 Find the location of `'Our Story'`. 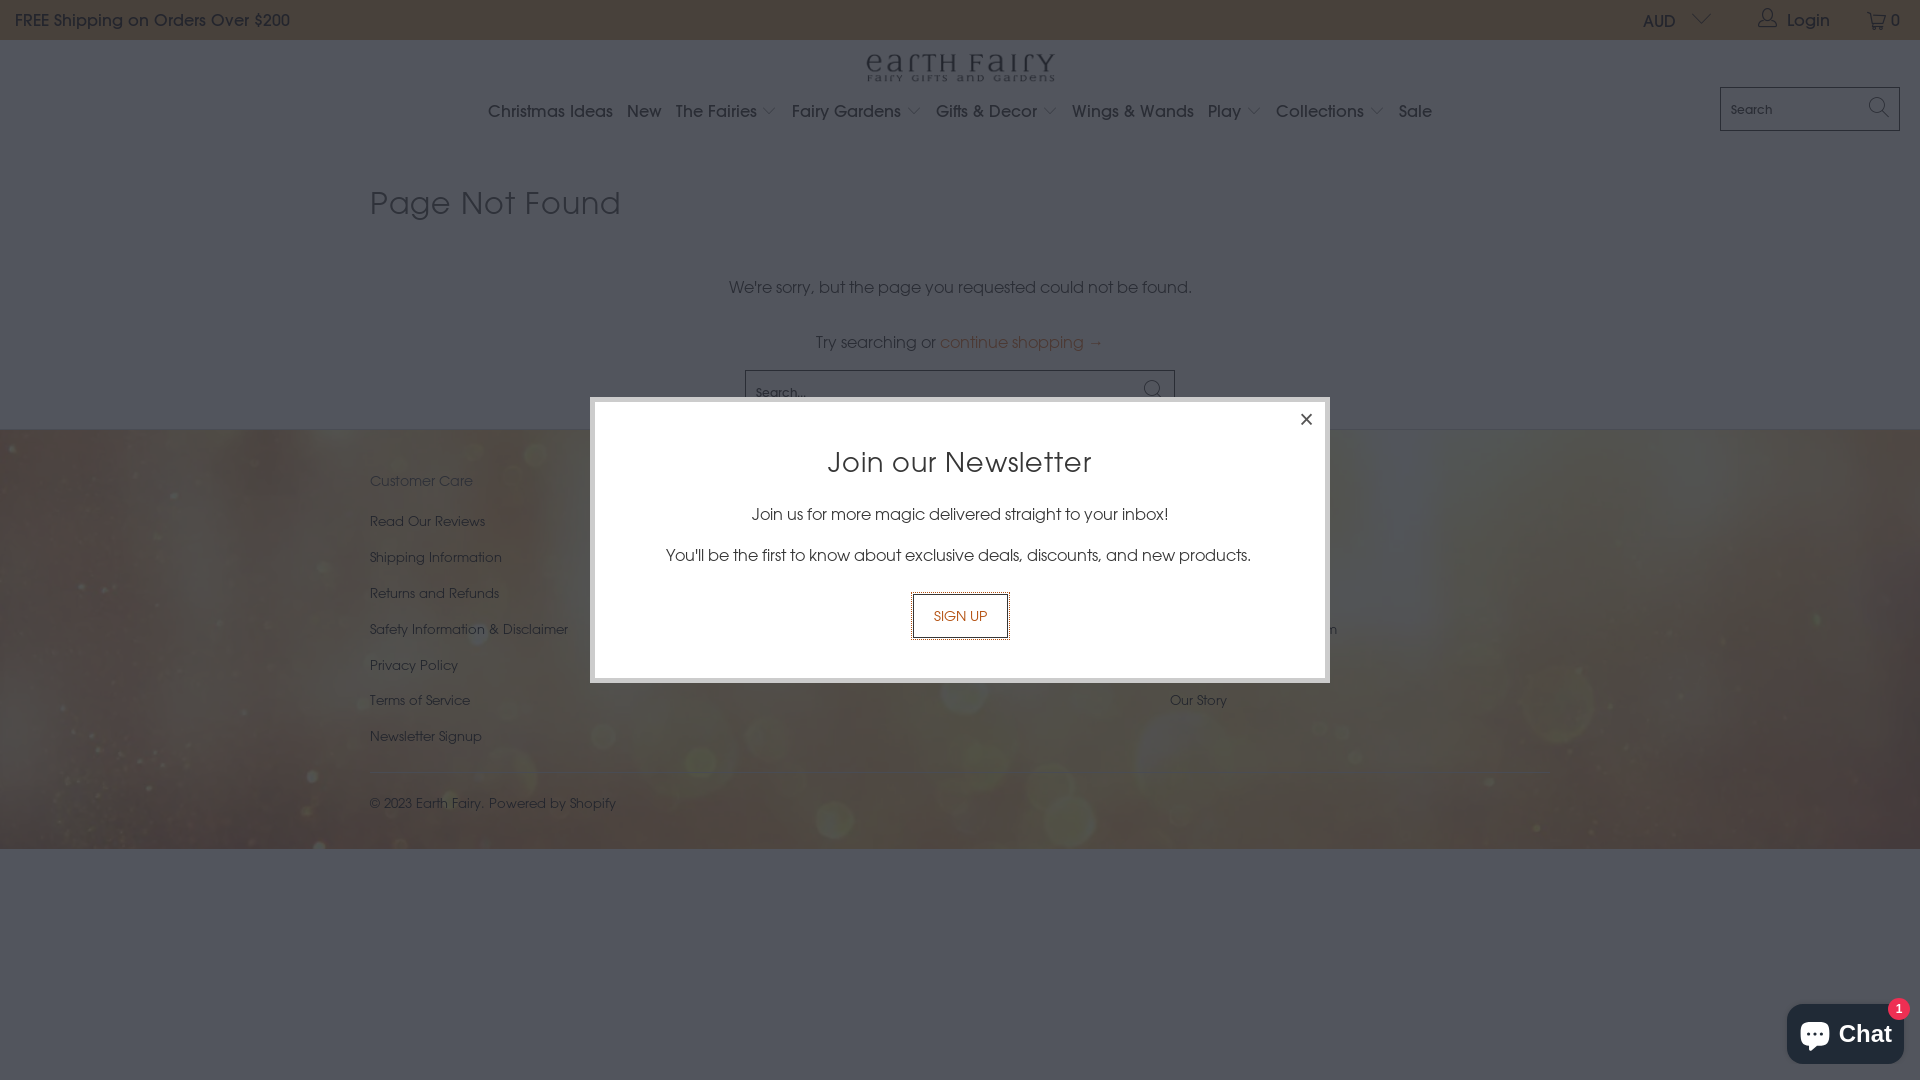

'Our Story' is located at coordinates (1198, 698).